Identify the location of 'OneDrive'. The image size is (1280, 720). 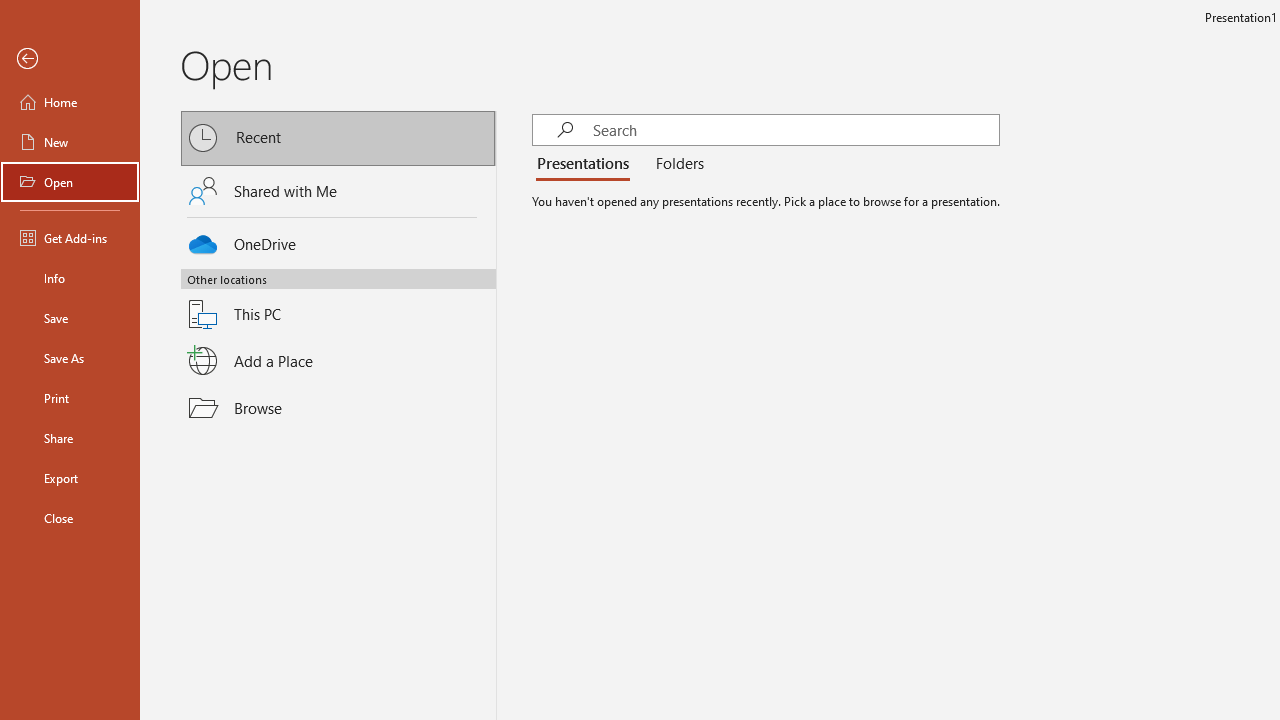
(338, 239).